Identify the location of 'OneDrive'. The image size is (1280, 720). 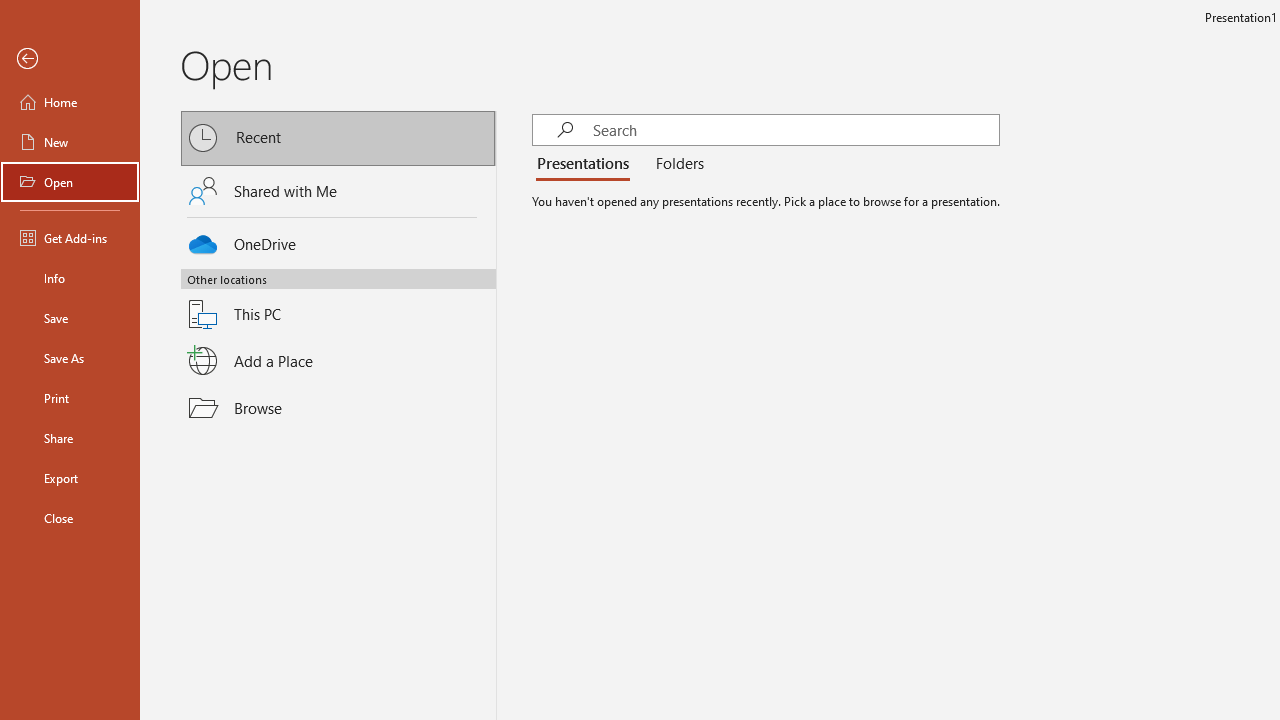
(338, 239).